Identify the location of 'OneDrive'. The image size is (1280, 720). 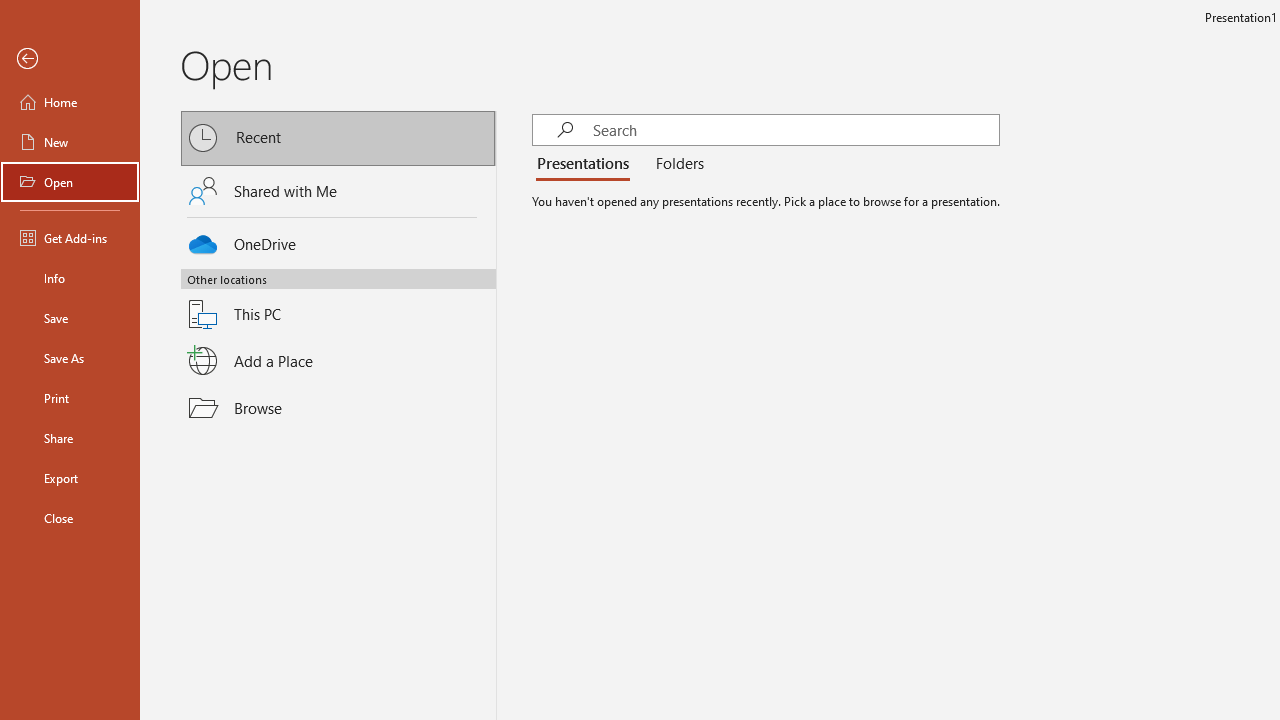
(338, 239).